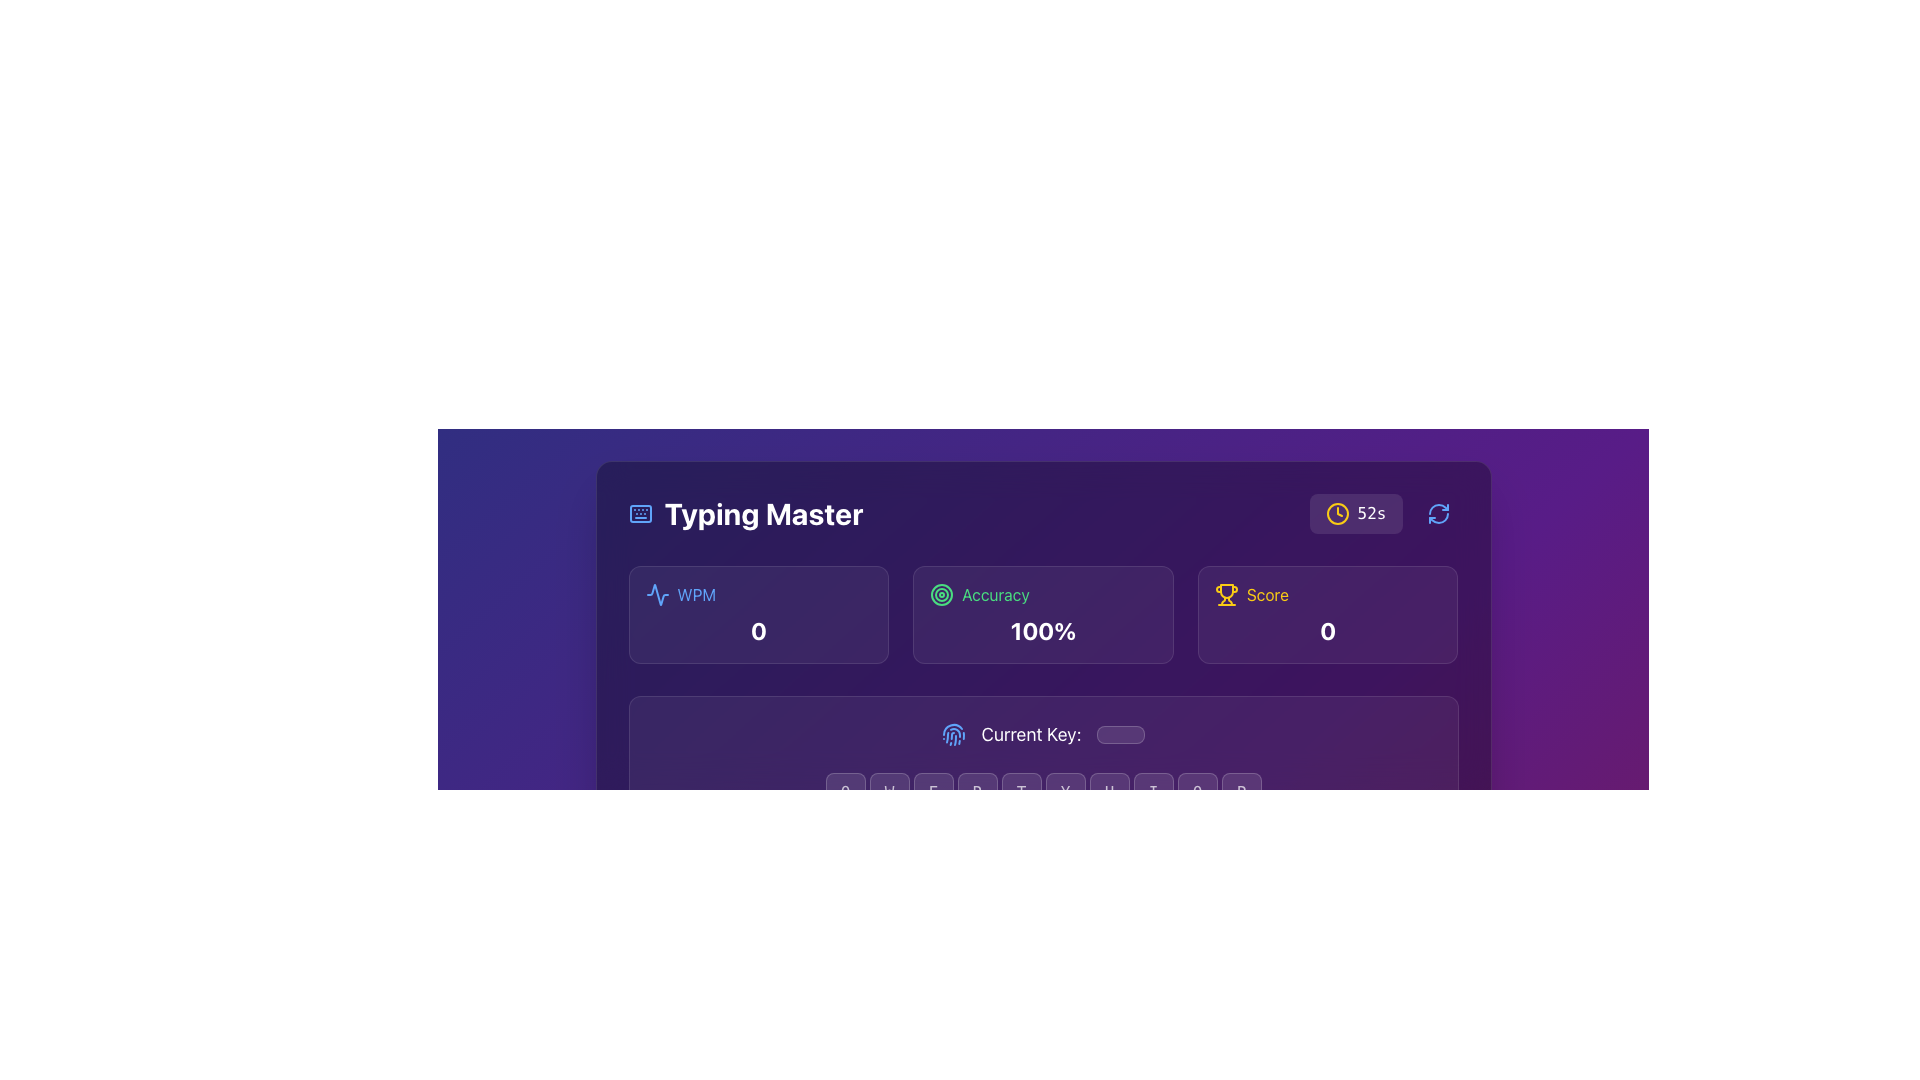  What do you see at coordinates (1225, 593) in the screenshot?
I see `the small yellow trophy icon located next to the 'Score' label in the top-right area of the dashboard` at bounding box center [1225, 593].